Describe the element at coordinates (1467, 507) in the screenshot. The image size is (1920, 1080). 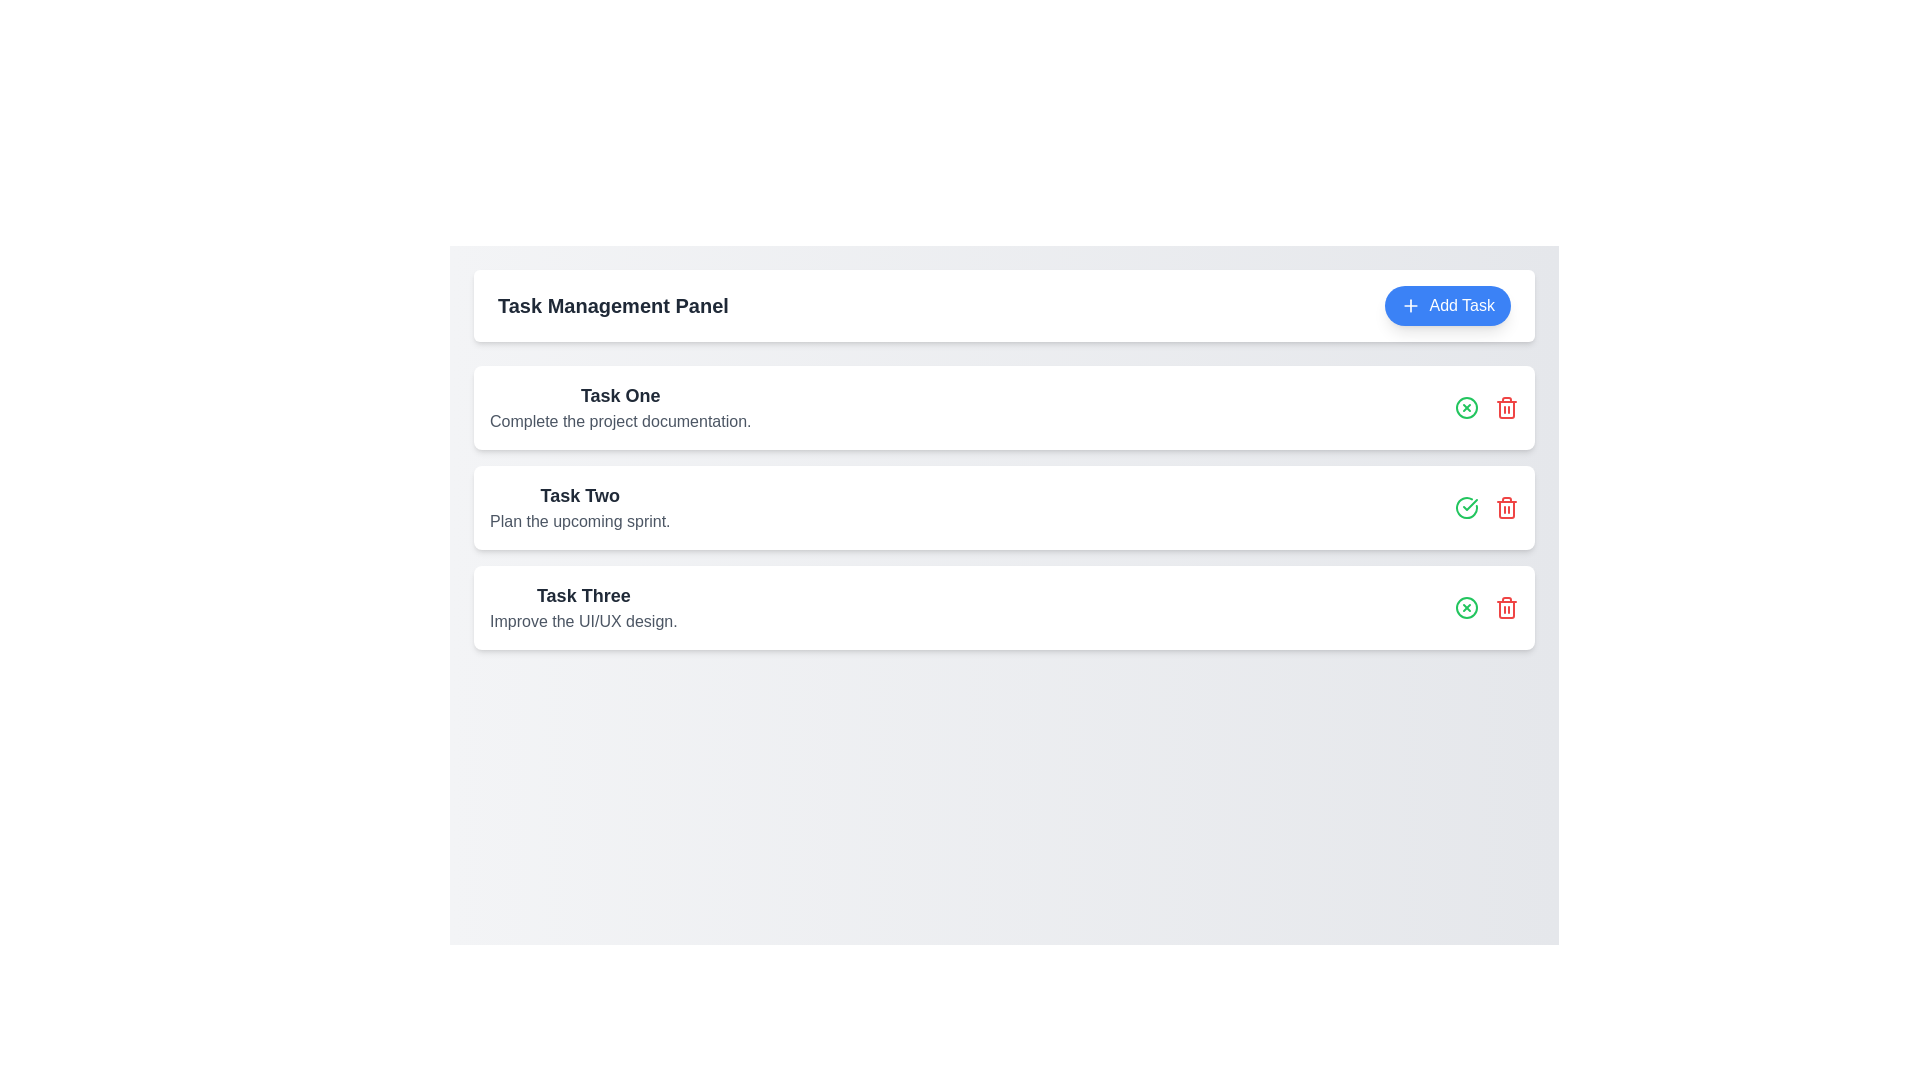
I see `the completion status button for 'Task Two'` at that location.